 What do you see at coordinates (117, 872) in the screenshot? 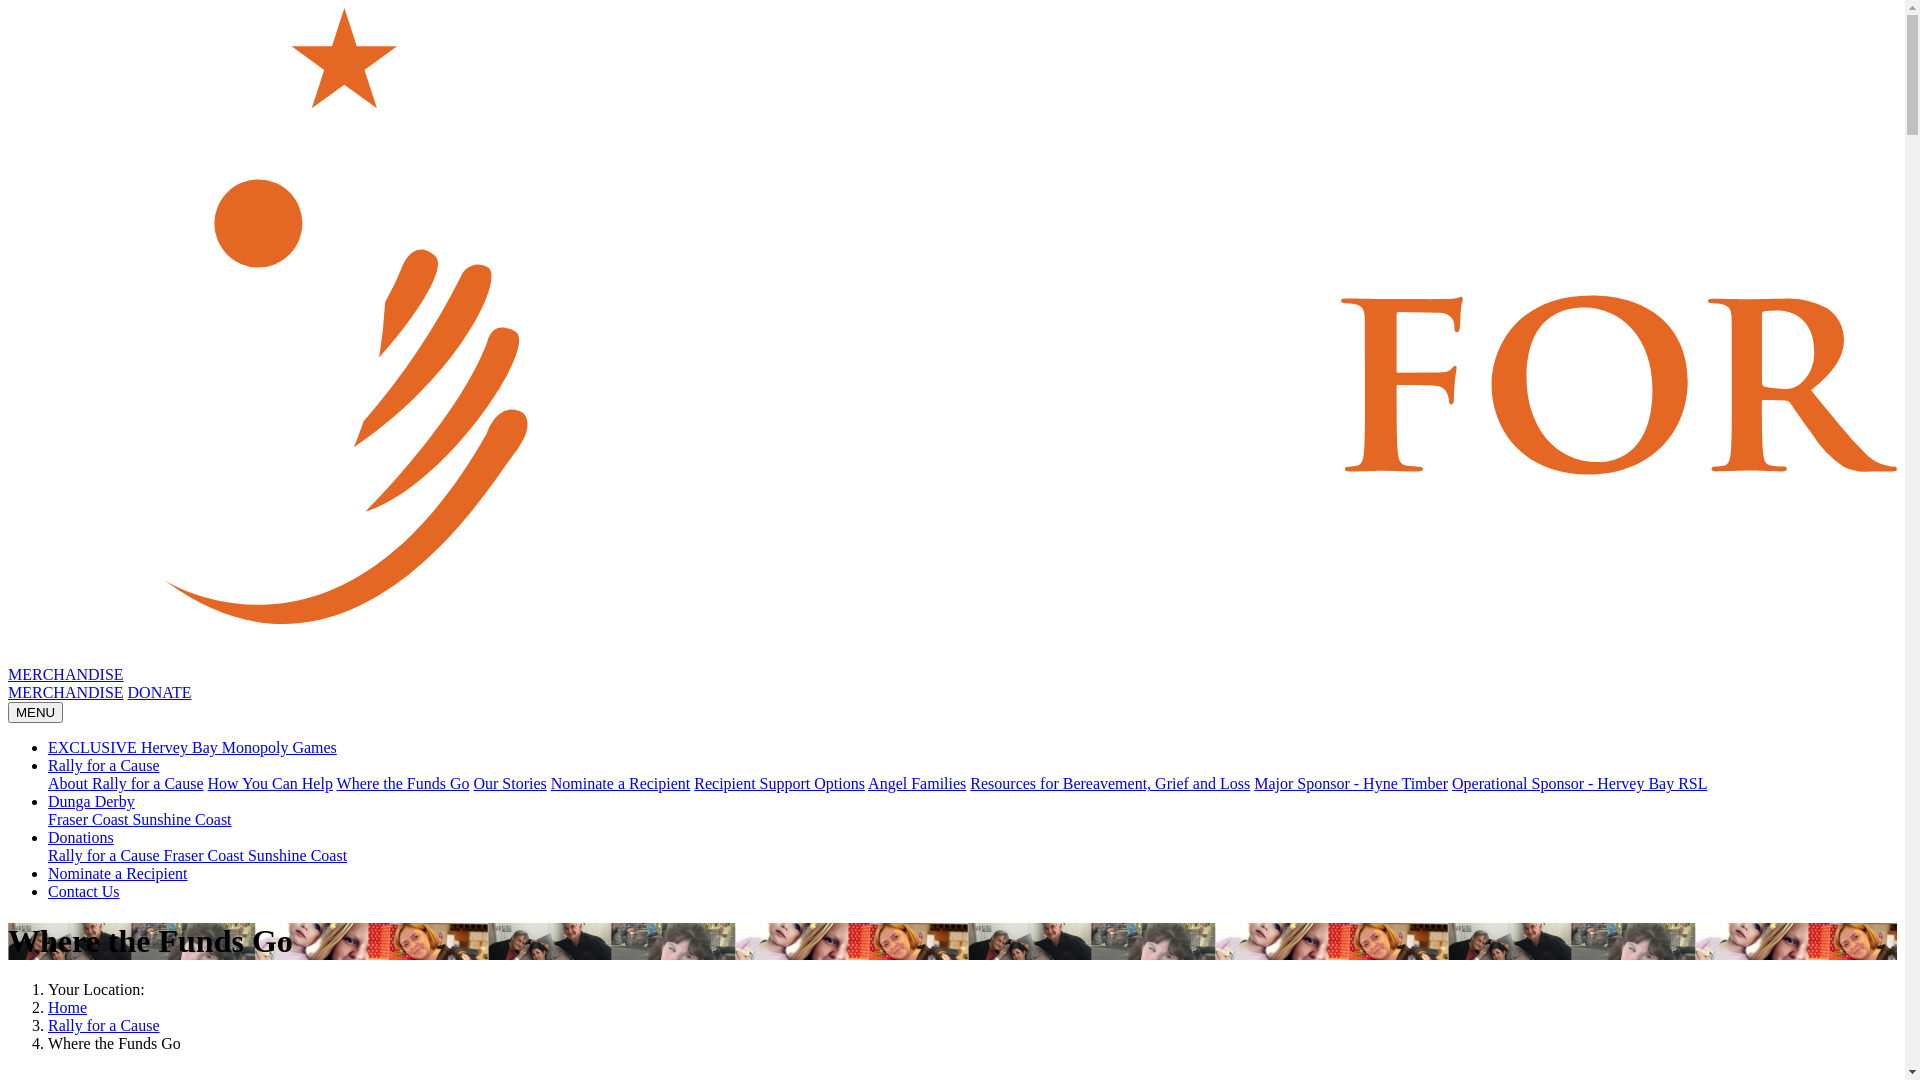
I see `'Nominate a Recipient'` at bounding box center [117, 872].